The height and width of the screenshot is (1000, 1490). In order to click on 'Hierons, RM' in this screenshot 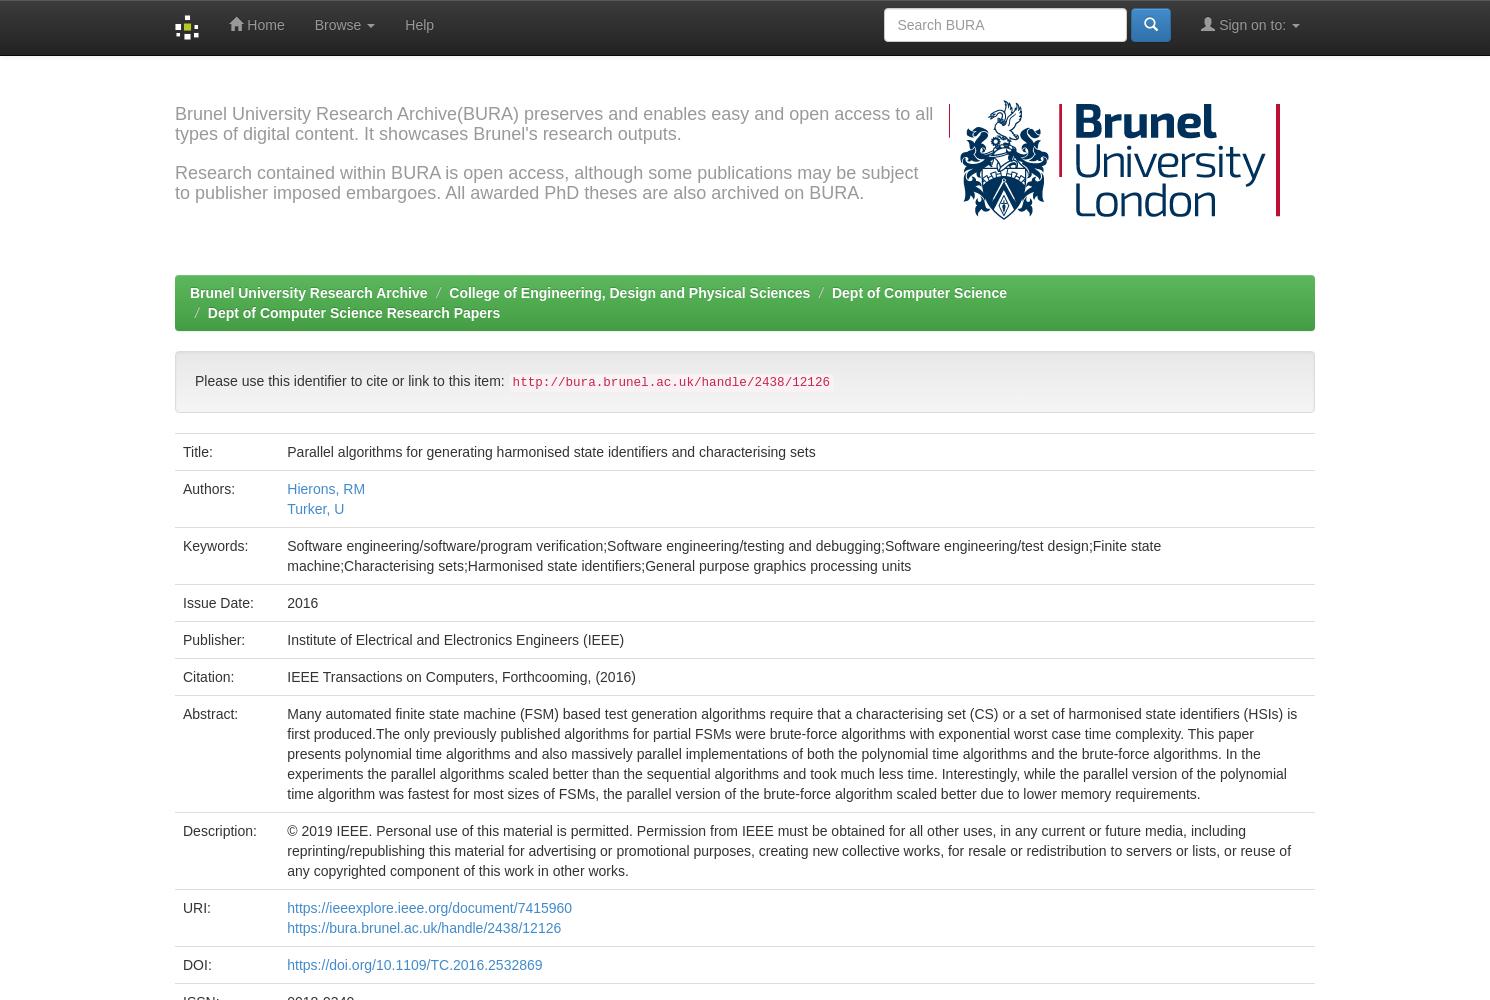, I will do `click(325, 487)`.